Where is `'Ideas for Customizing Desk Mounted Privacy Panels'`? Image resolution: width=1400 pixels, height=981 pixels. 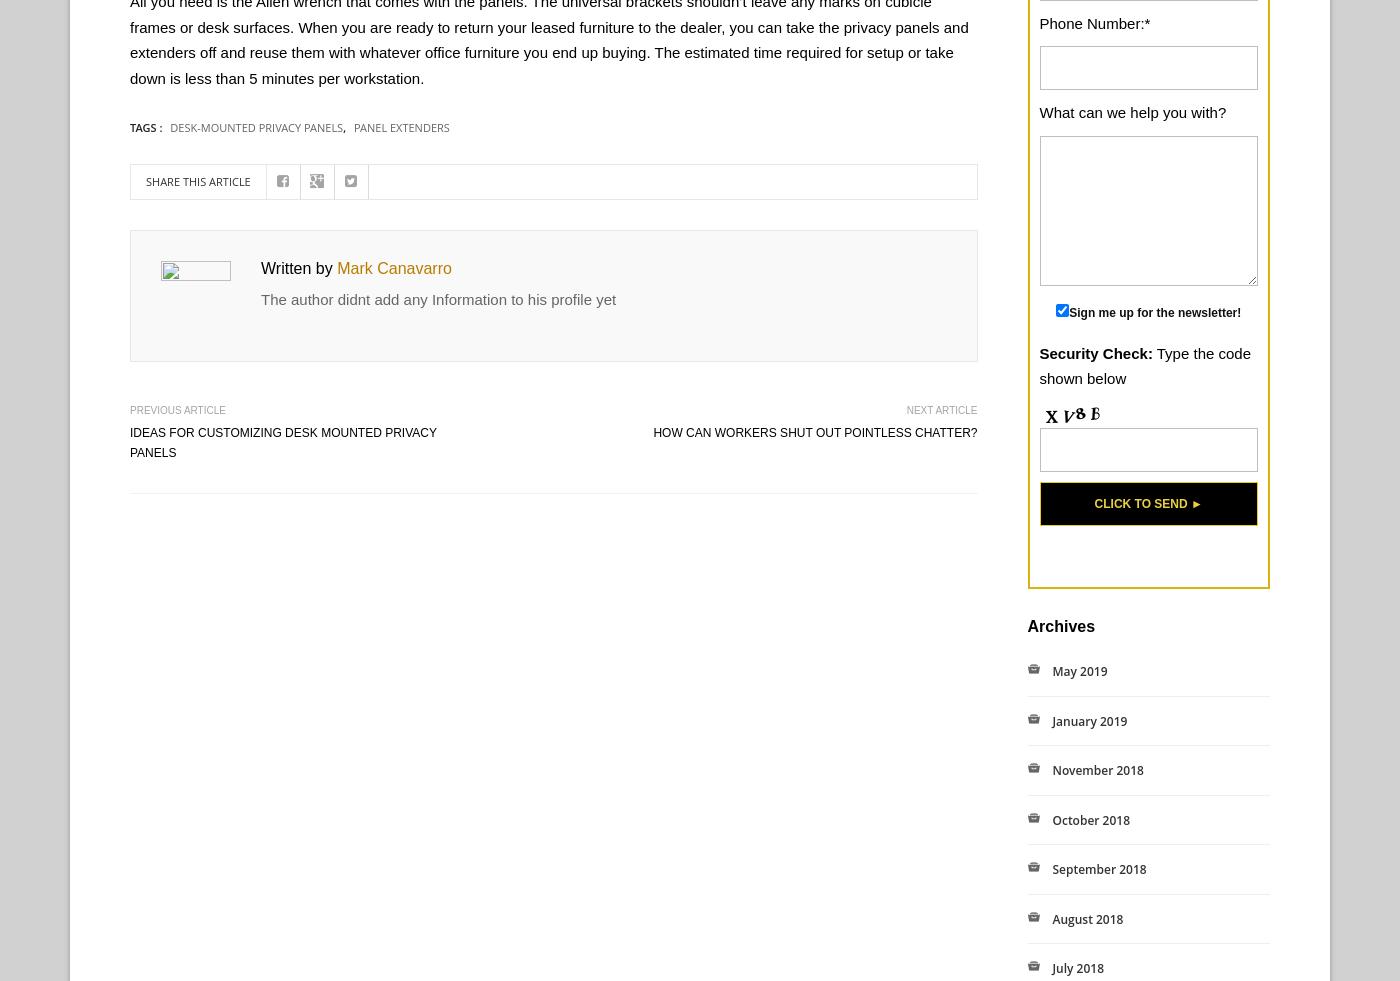 'Ideas for Customizing Desk Mounted Privacy Panels' is located at coordinates (282, 441).